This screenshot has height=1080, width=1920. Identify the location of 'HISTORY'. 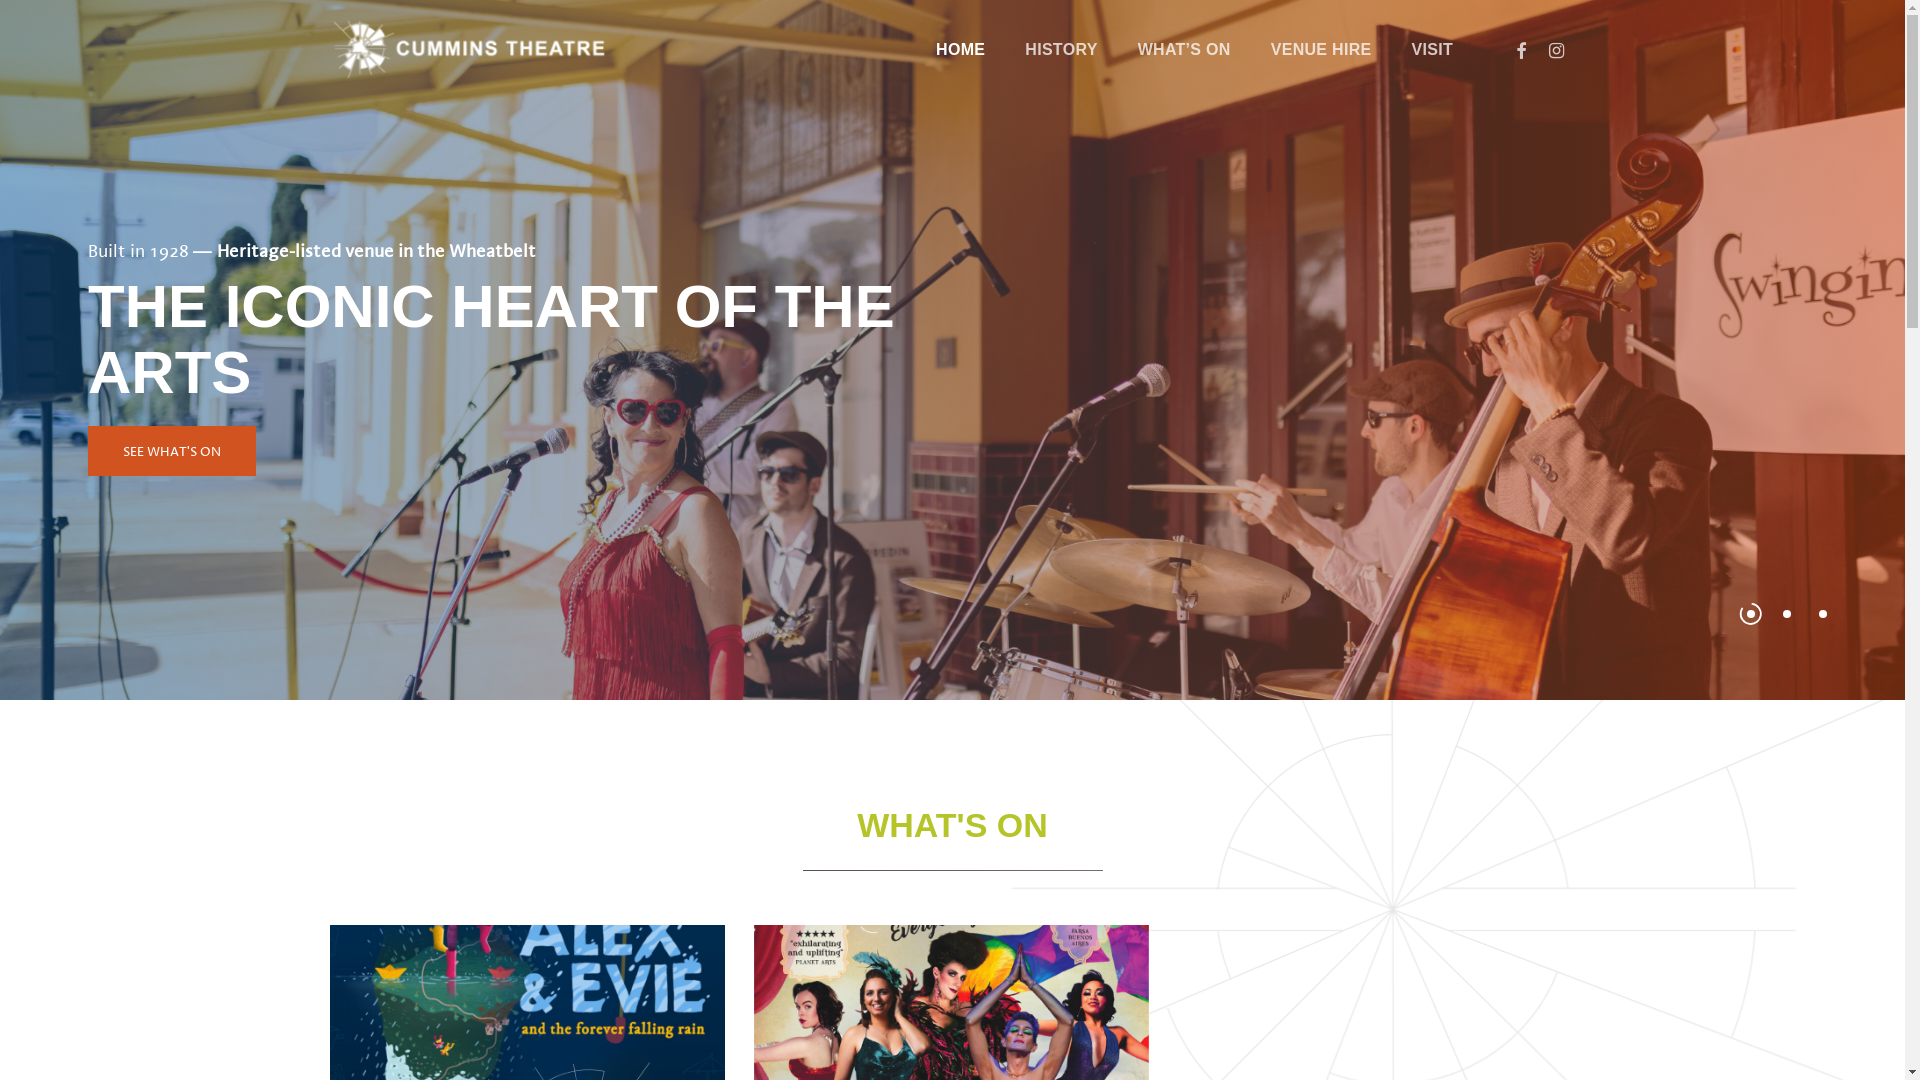
(1004, 49).